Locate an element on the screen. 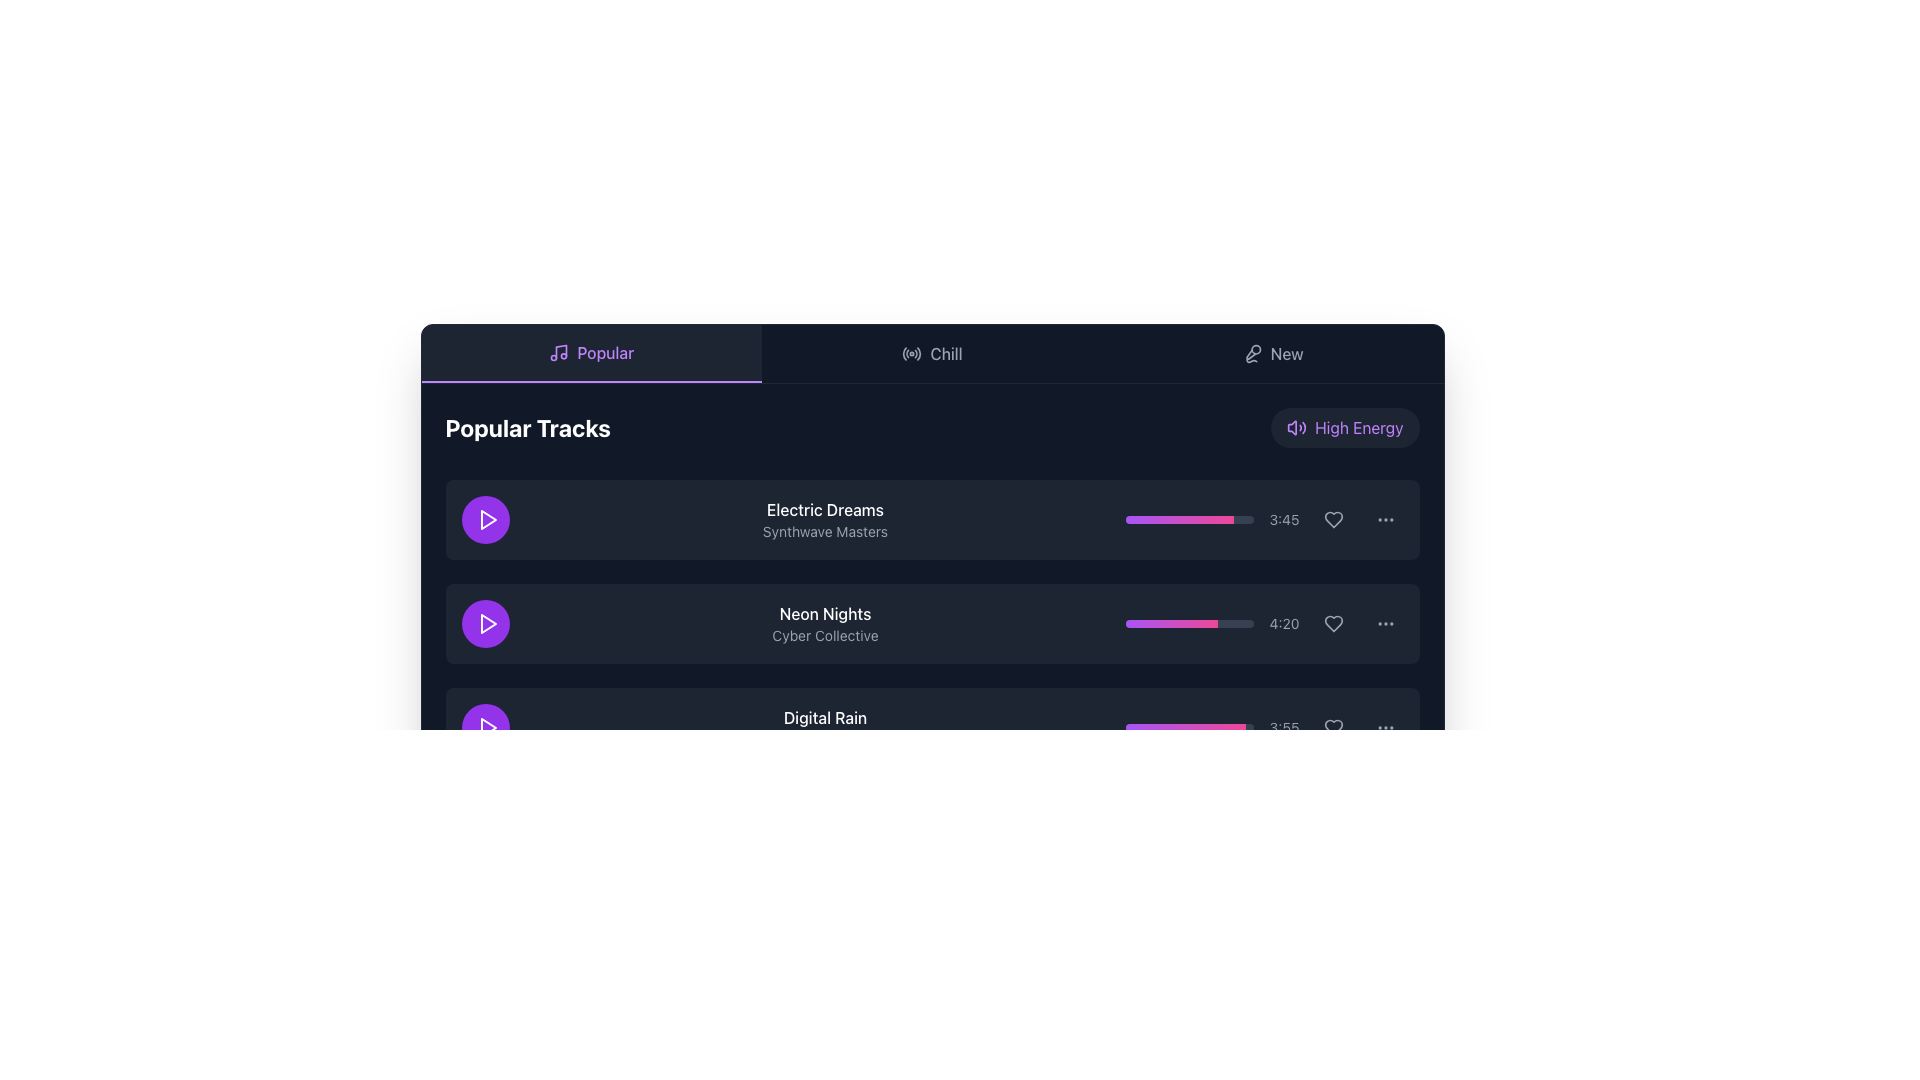 This screenshot has height=1080, width=1920. the circular signal icon located in the header section of the interface, positioned between the 'Popular' button and the 'New' button is located at coordinates (911, 353).